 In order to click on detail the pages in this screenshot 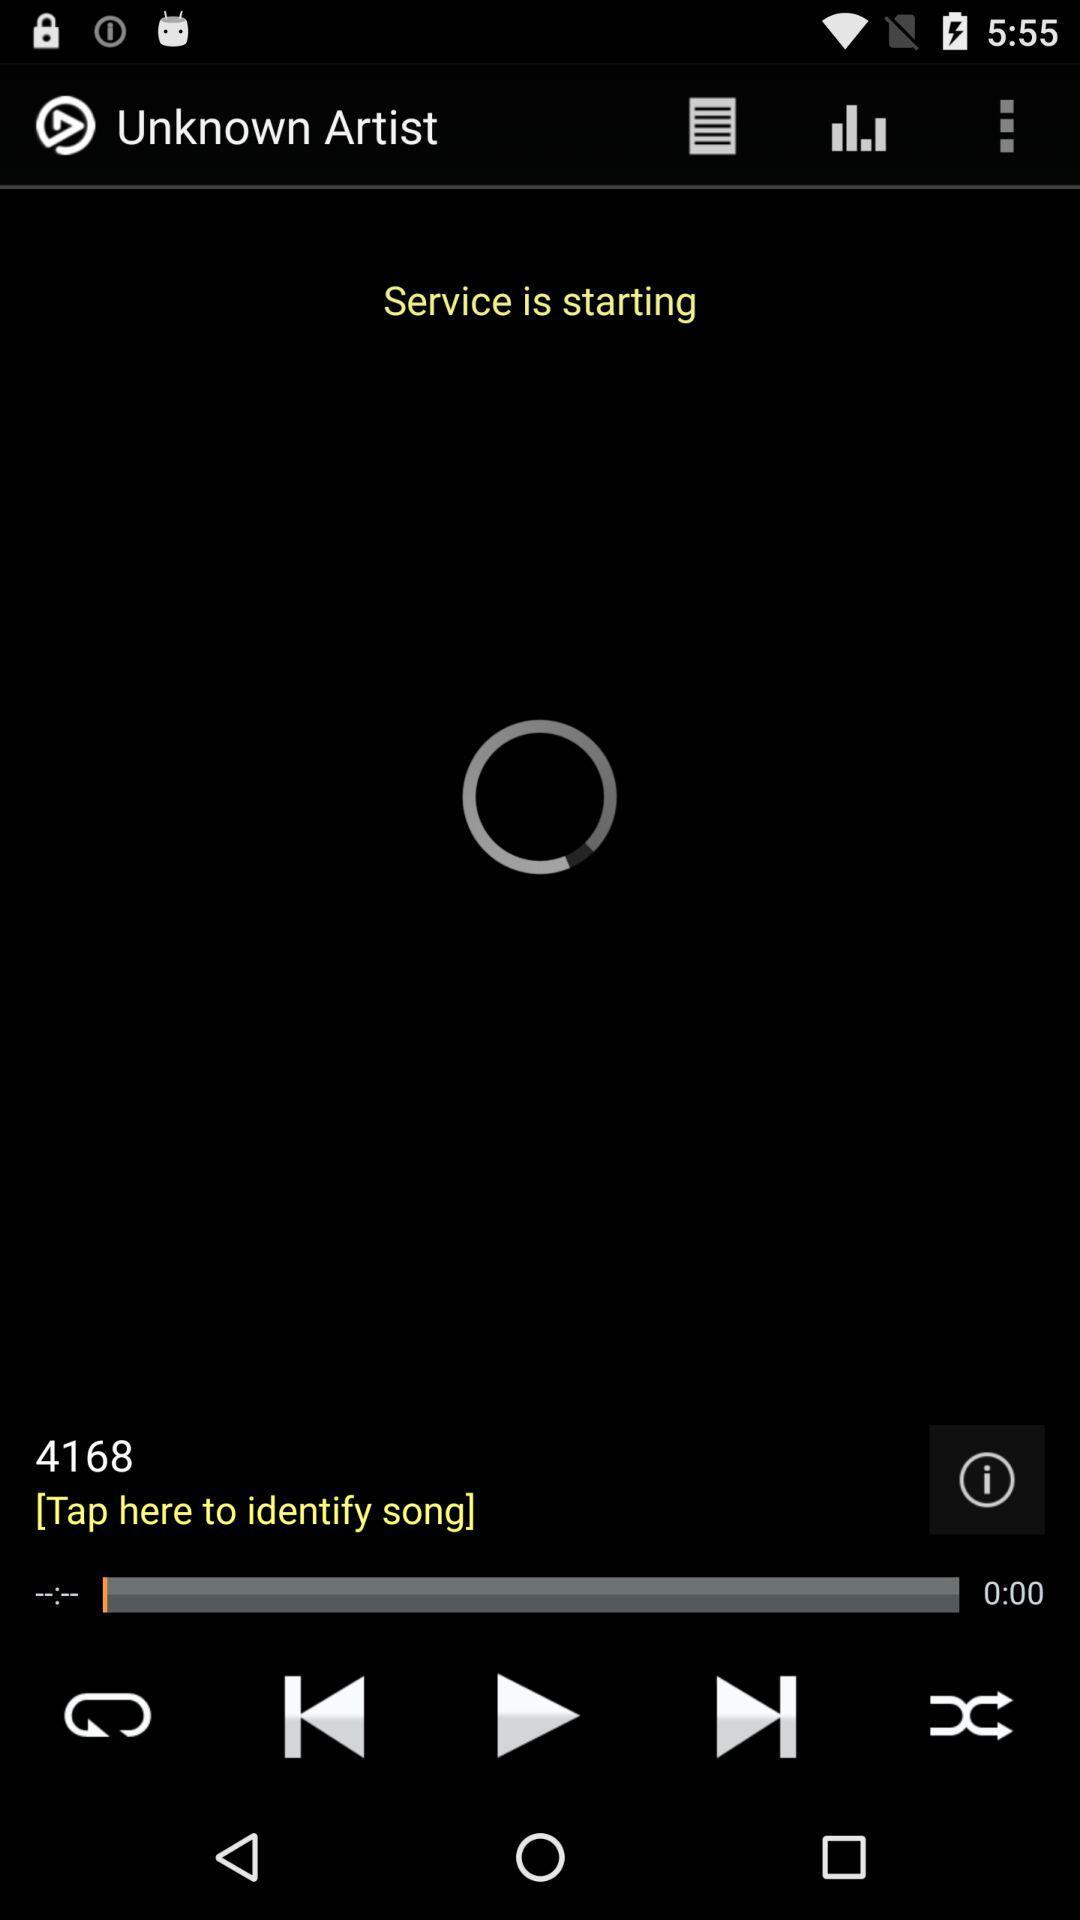, I will do `click(986, 1479)`.